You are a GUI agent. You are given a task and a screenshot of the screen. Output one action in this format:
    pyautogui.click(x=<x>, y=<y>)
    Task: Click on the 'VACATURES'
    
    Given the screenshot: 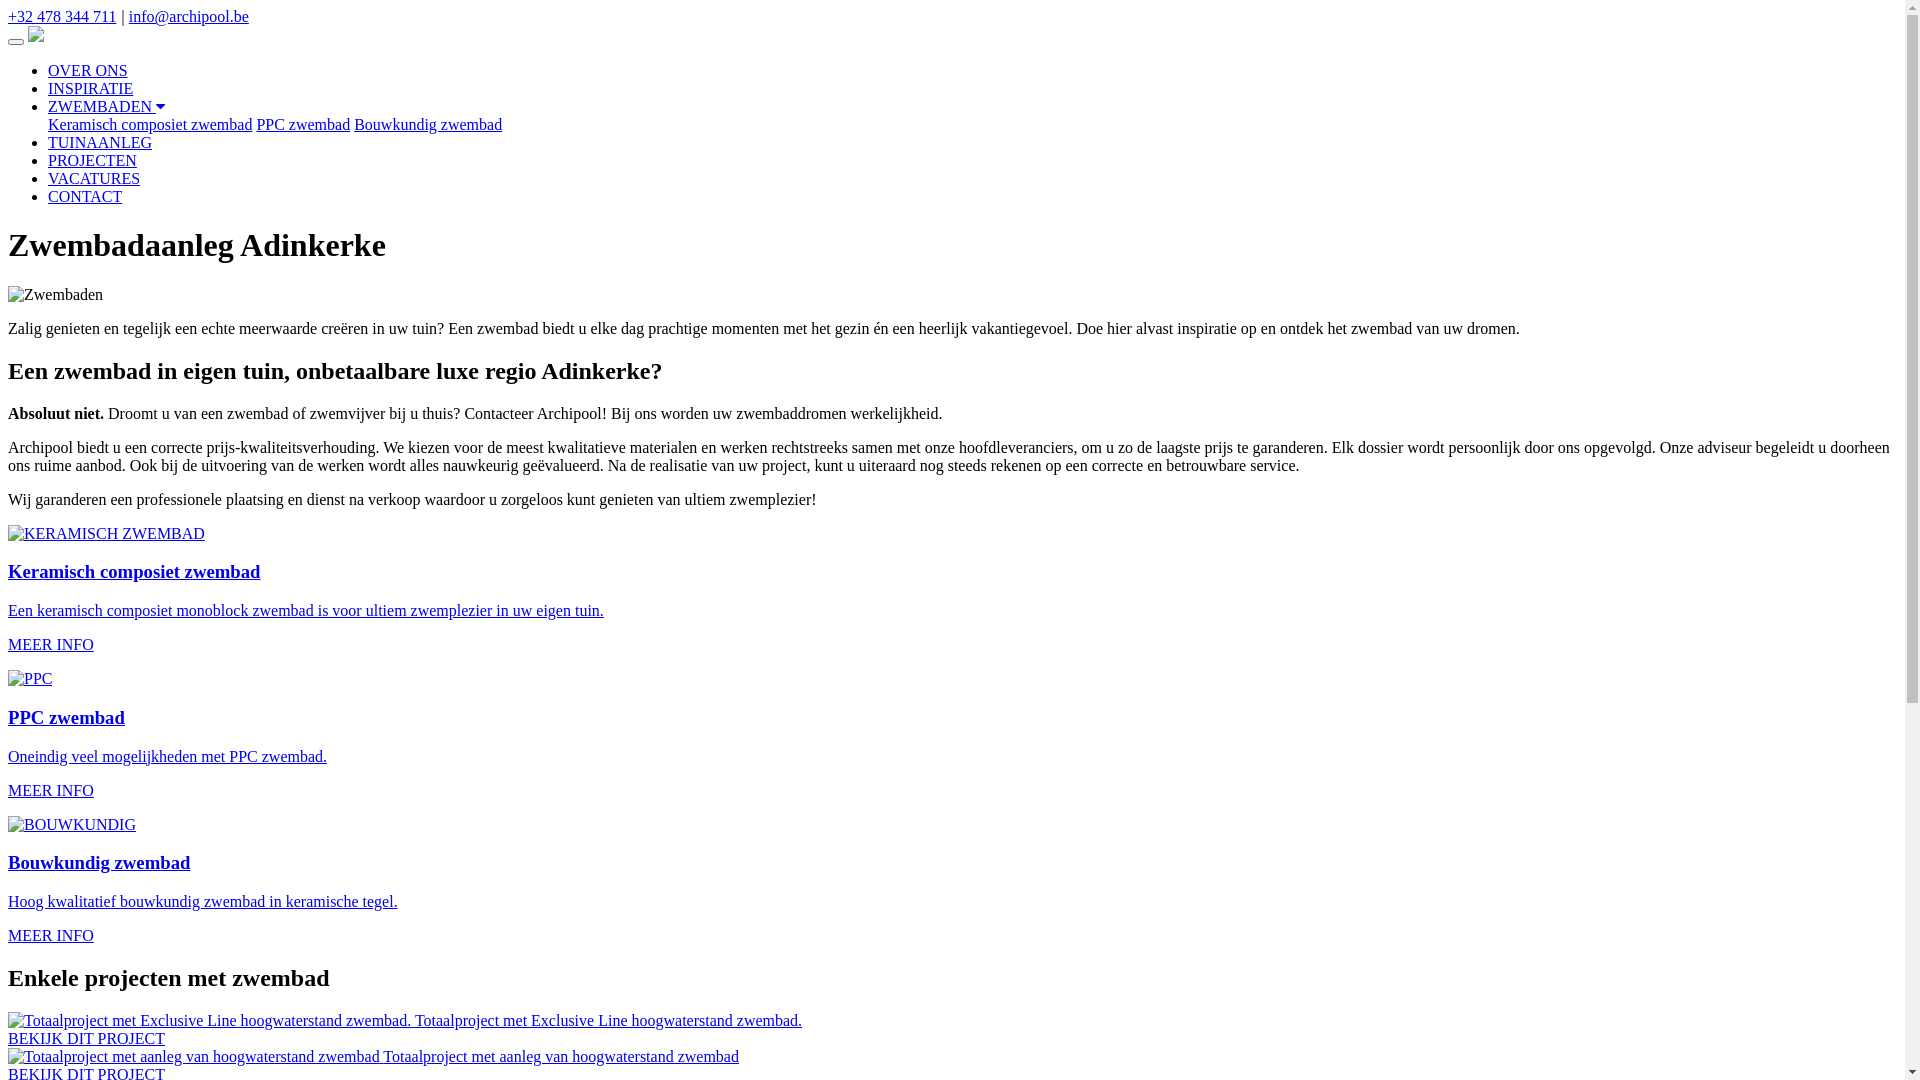 What is the action you would take?
    pyautogui.click(x=93, y=177)
    